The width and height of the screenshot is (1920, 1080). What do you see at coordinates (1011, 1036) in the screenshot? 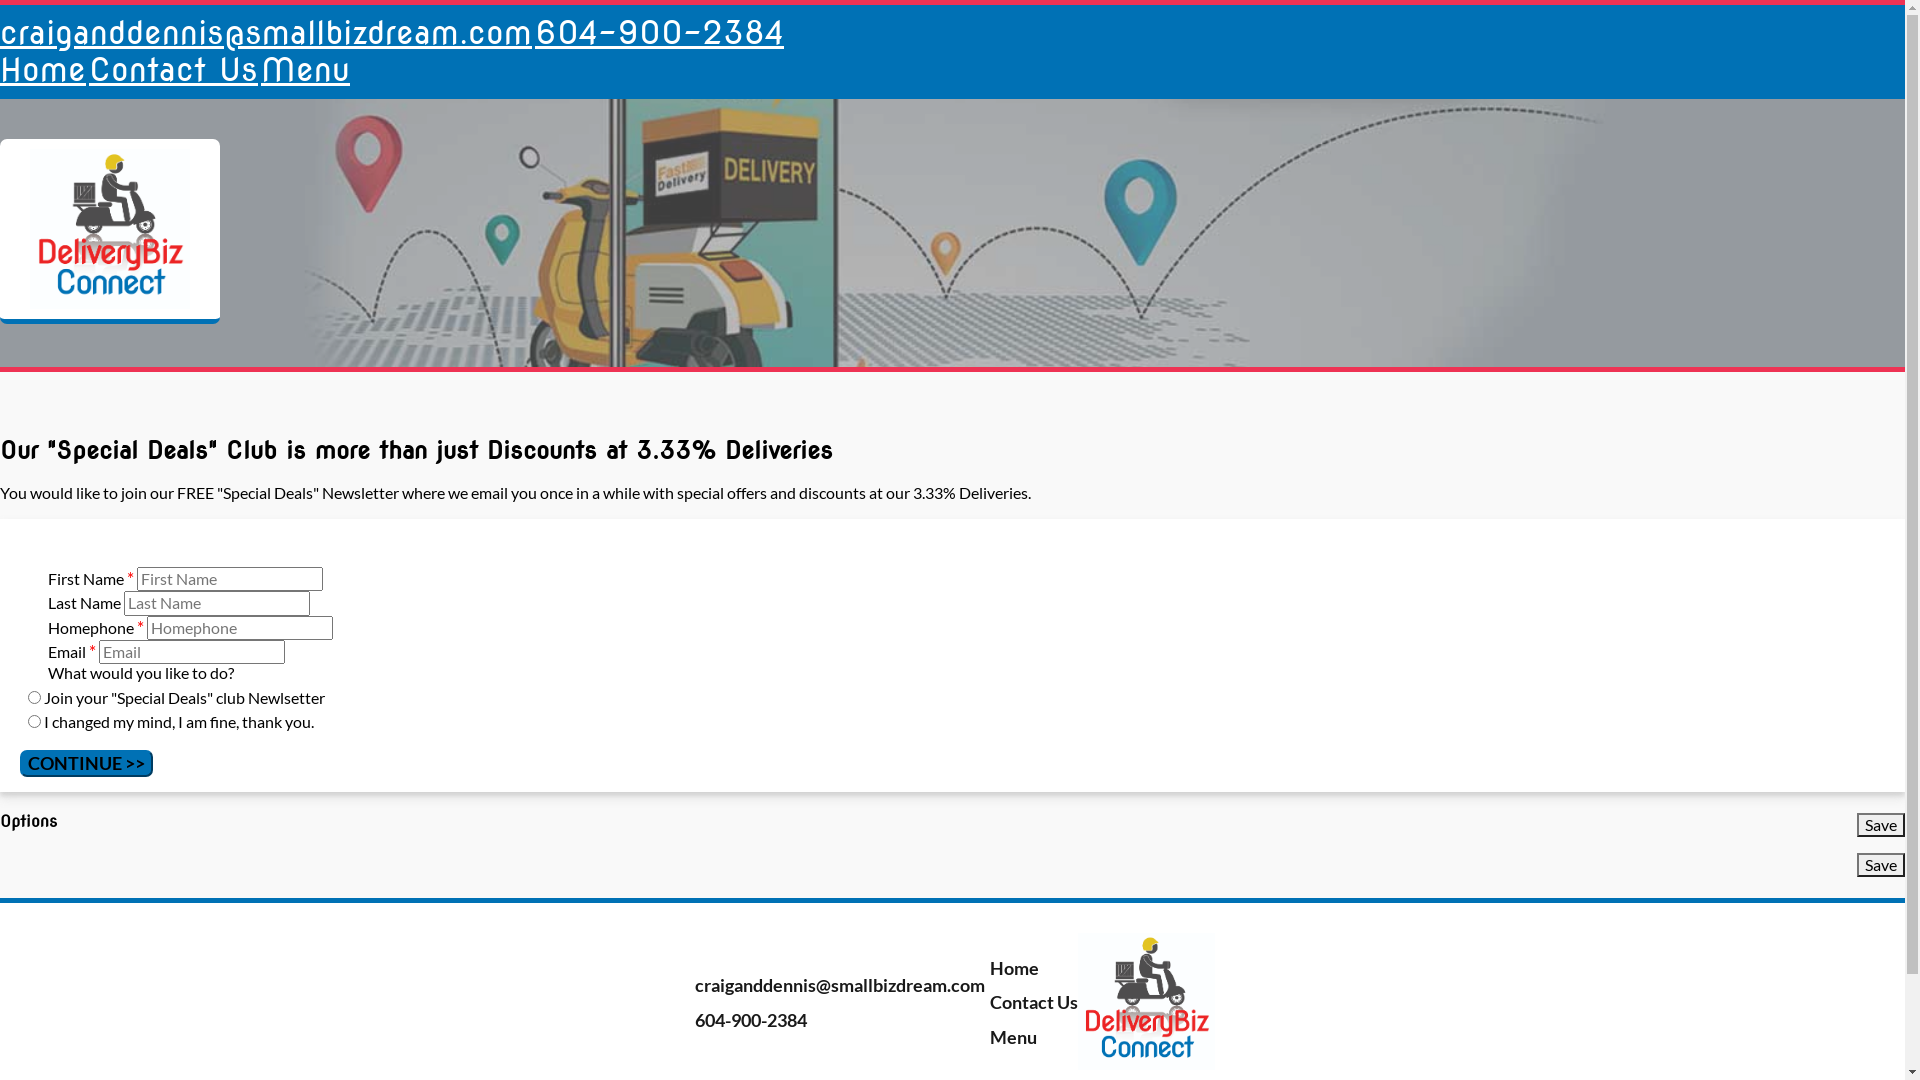
I see `'Menu'` at bounding box center [1011, 1036].